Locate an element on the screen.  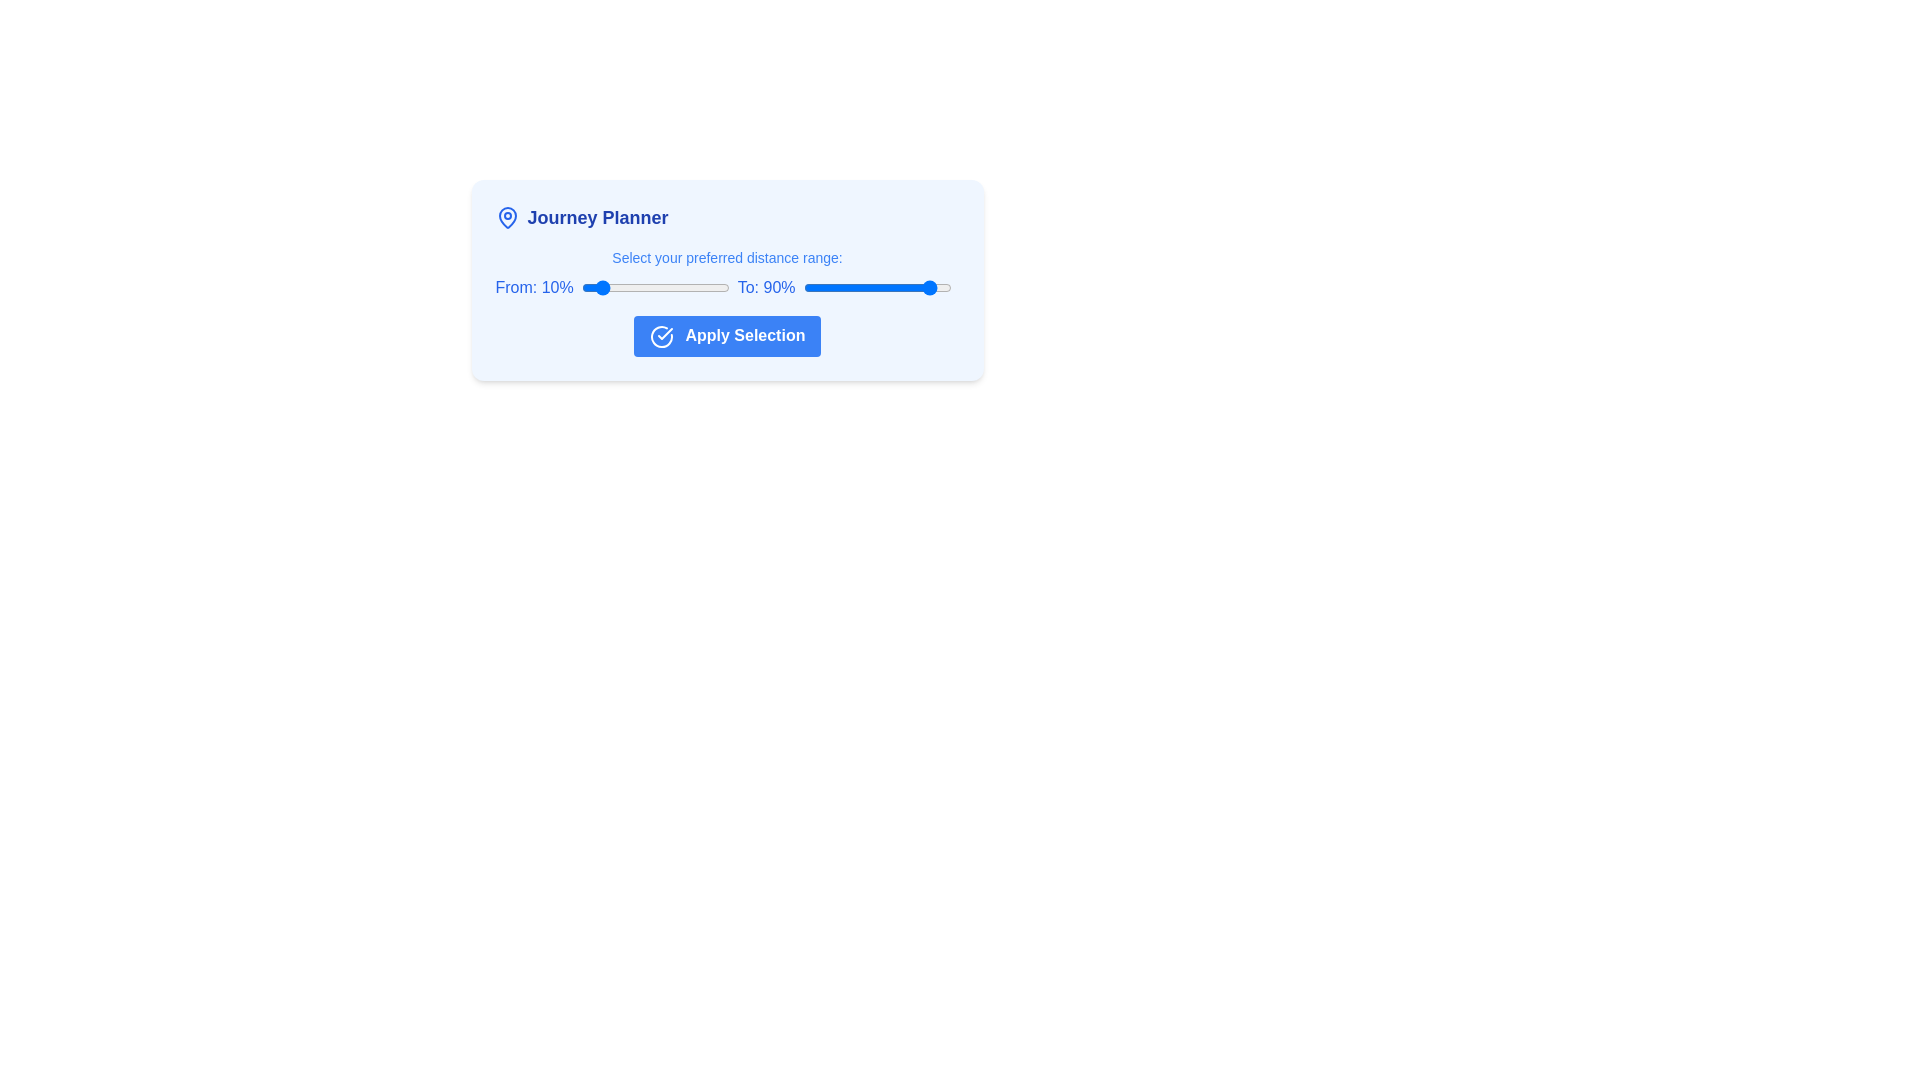
the slider value is located at coordinates (874, 288).